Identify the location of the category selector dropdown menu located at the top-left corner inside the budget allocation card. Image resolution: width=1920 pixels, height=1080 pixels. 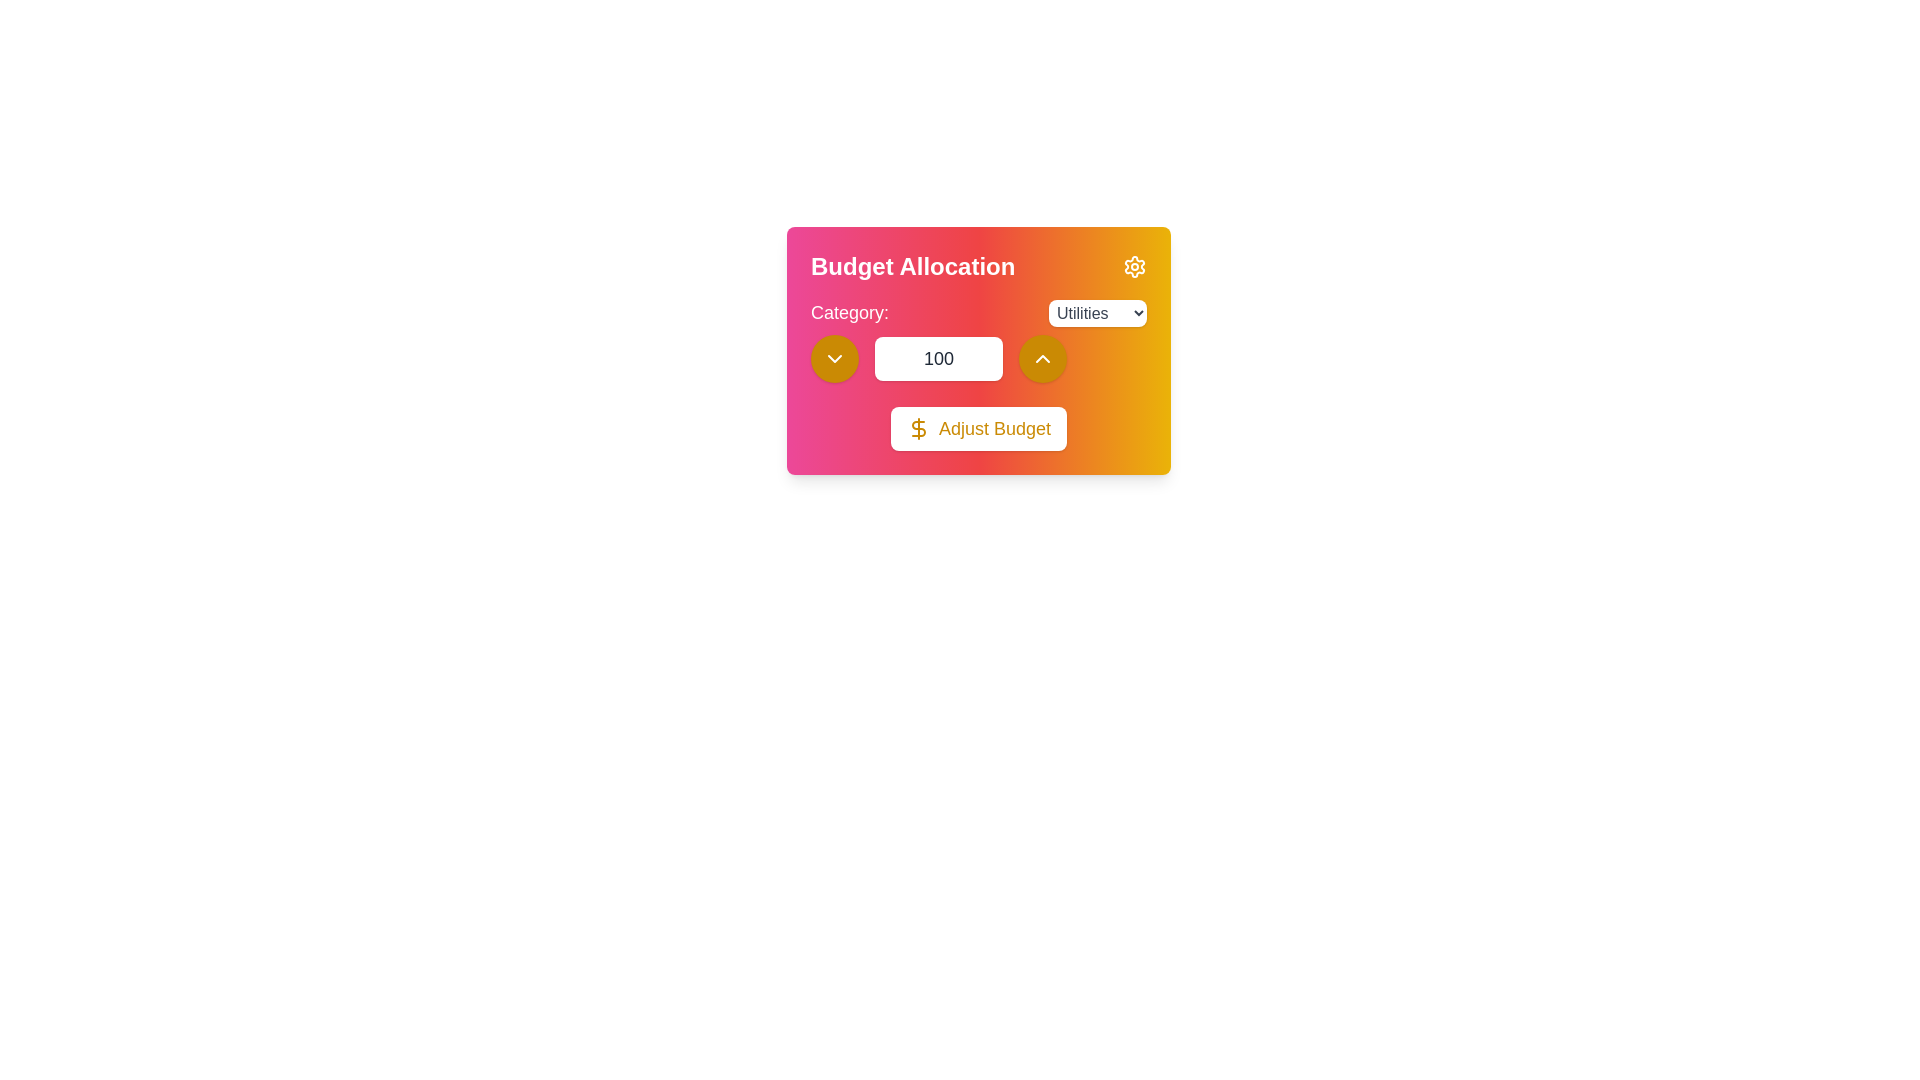
(979, 312).